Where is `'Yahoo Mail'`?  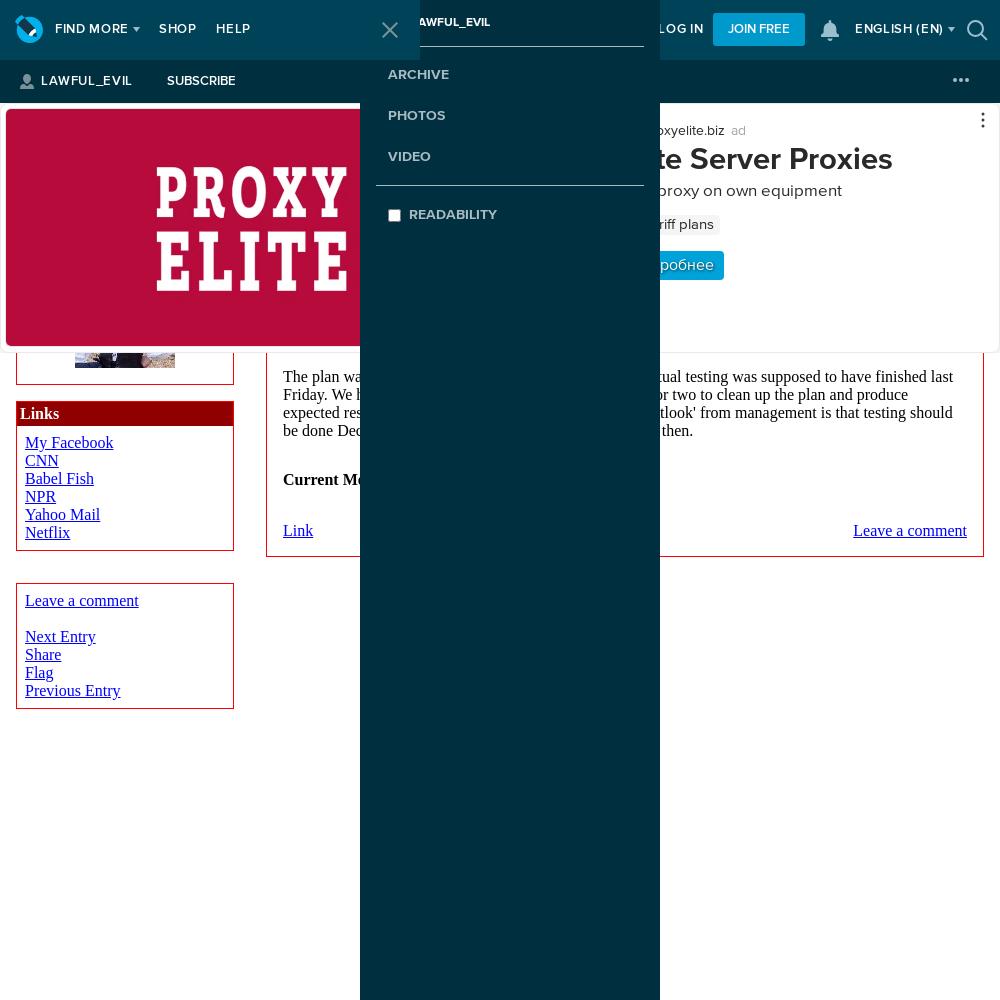 'Yahoo Mail' is located at coordinates (62, 514).